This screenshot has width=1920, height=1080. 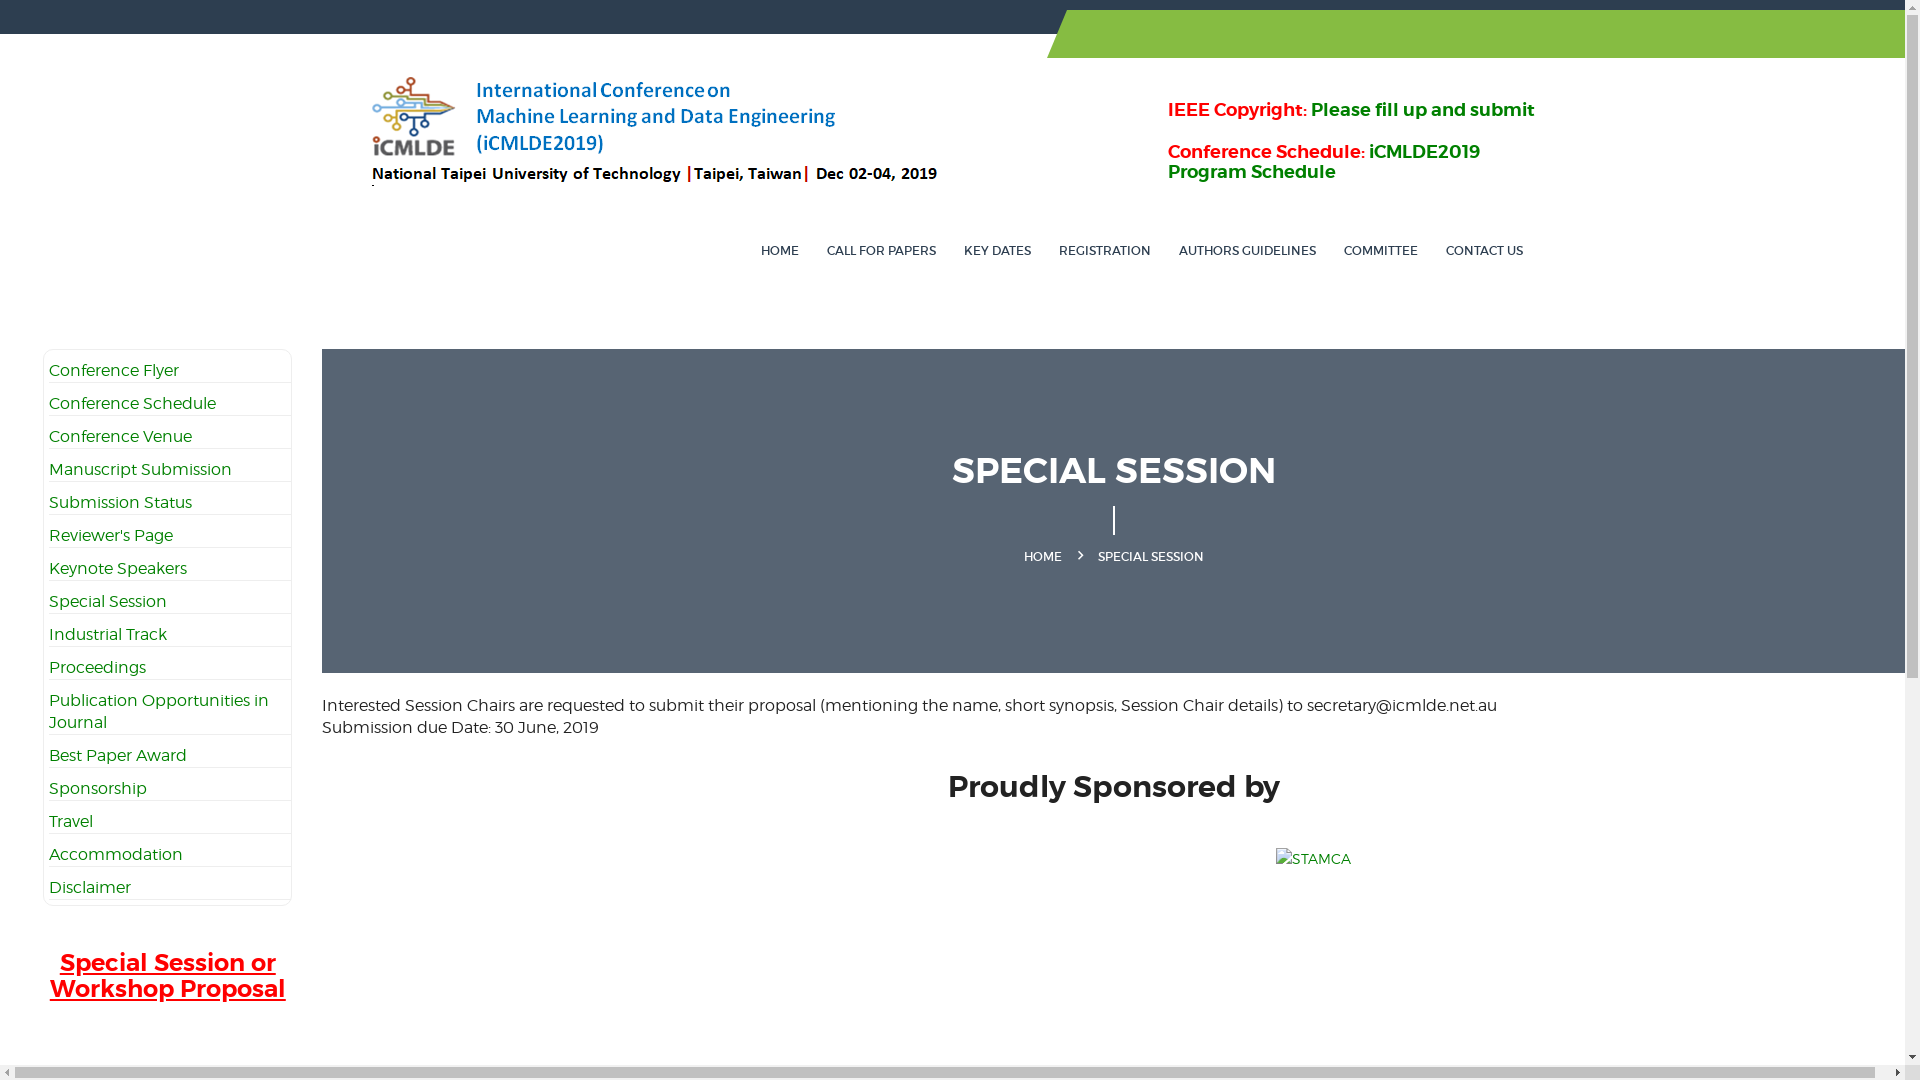 I want to click on 'Conference Venue', so click(x=119, y=435).